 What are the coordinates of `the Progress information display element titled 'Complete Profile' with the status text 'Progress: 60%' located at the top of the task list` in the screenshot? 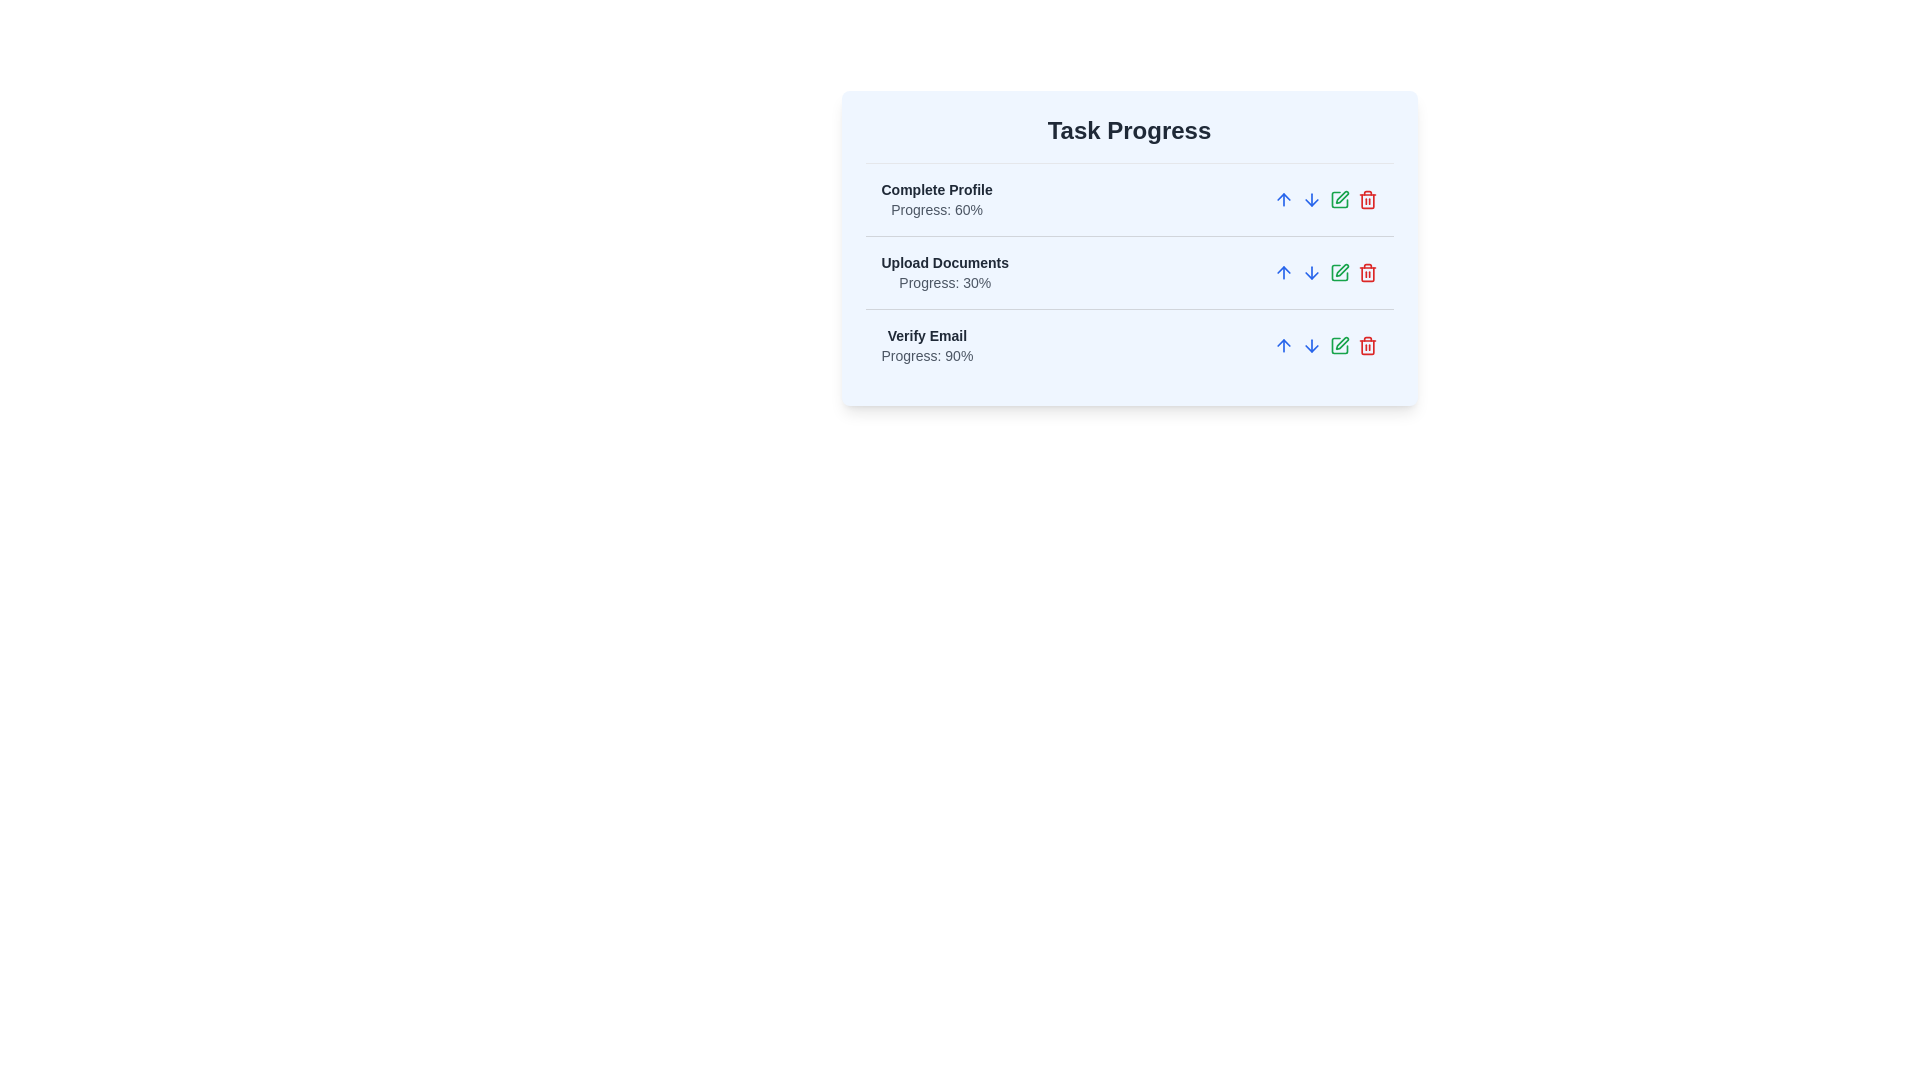 It's located at (936, 200).